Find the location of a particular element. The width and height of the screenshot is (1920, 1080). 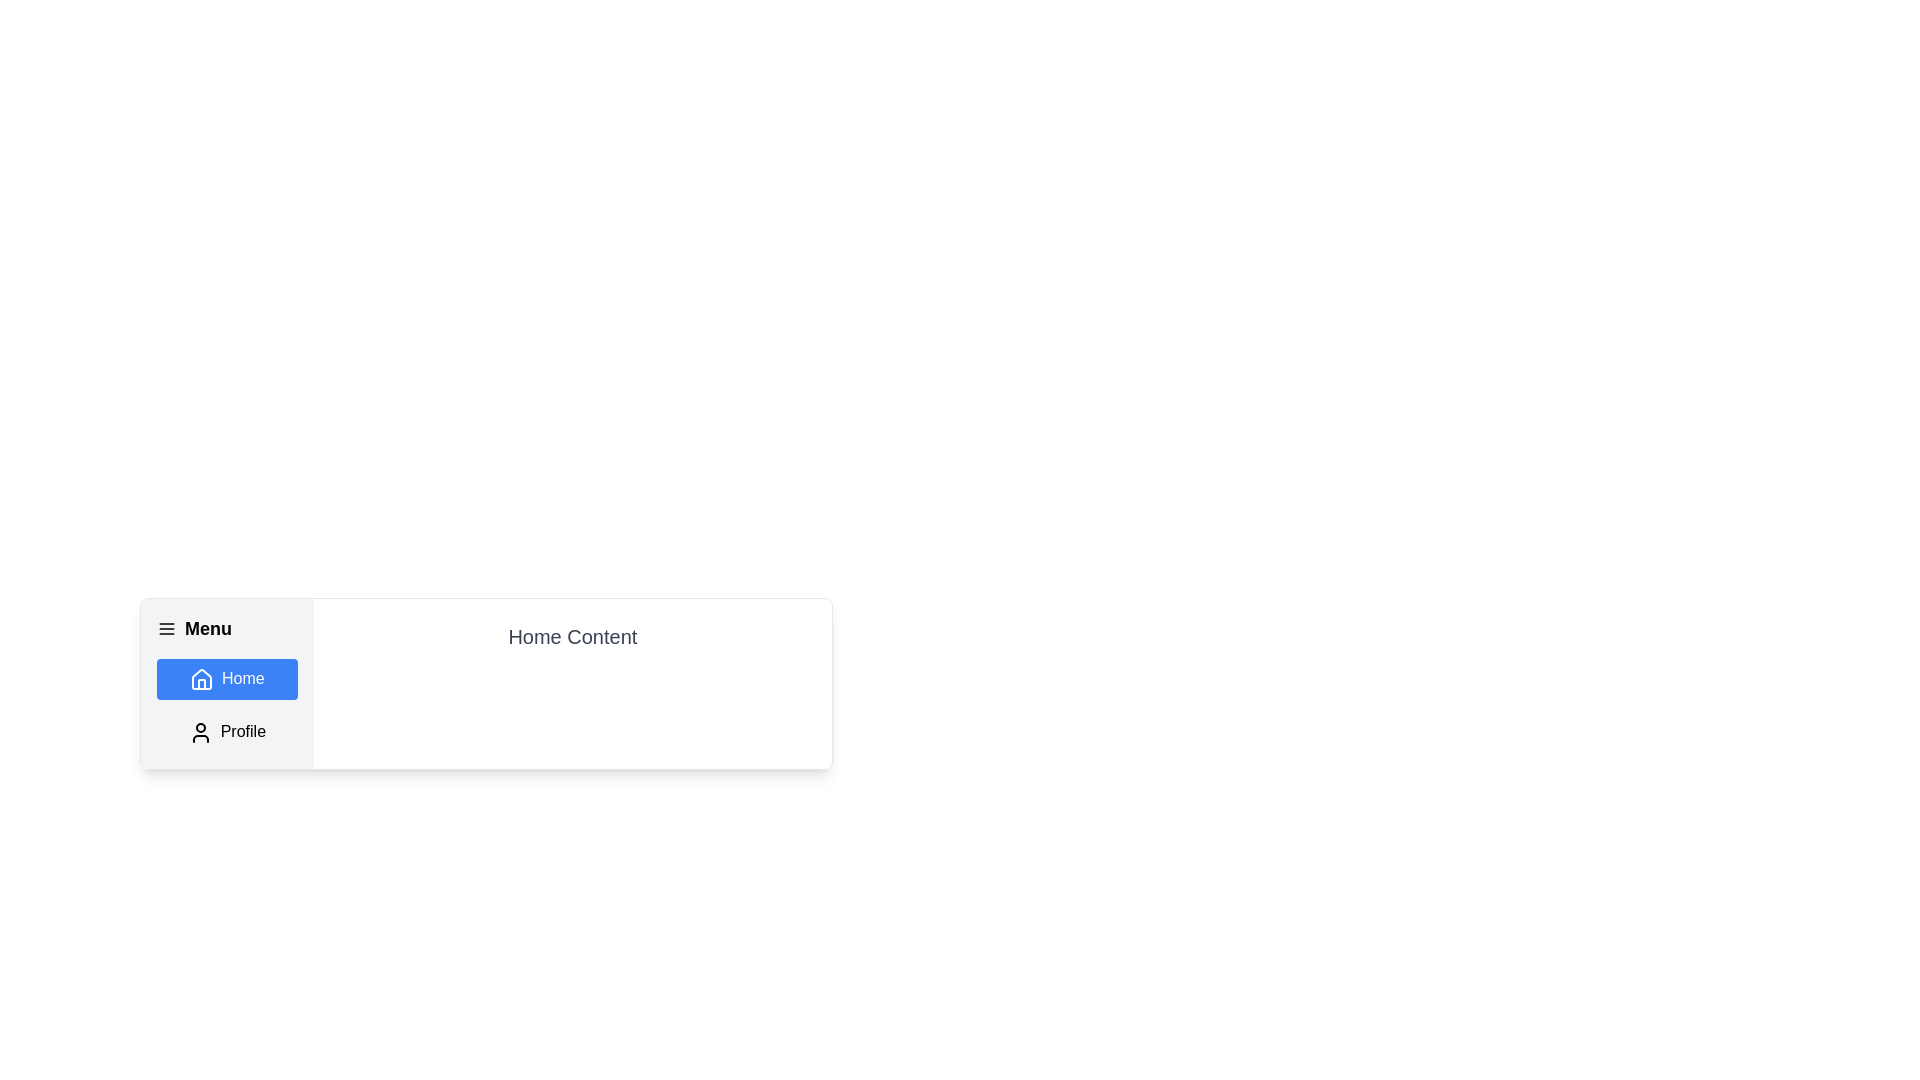

the label with icon located at the top-left corner of the vertical navigation panel, which serves as an indicator for accessing menu options is located at coordinates (227, 627).